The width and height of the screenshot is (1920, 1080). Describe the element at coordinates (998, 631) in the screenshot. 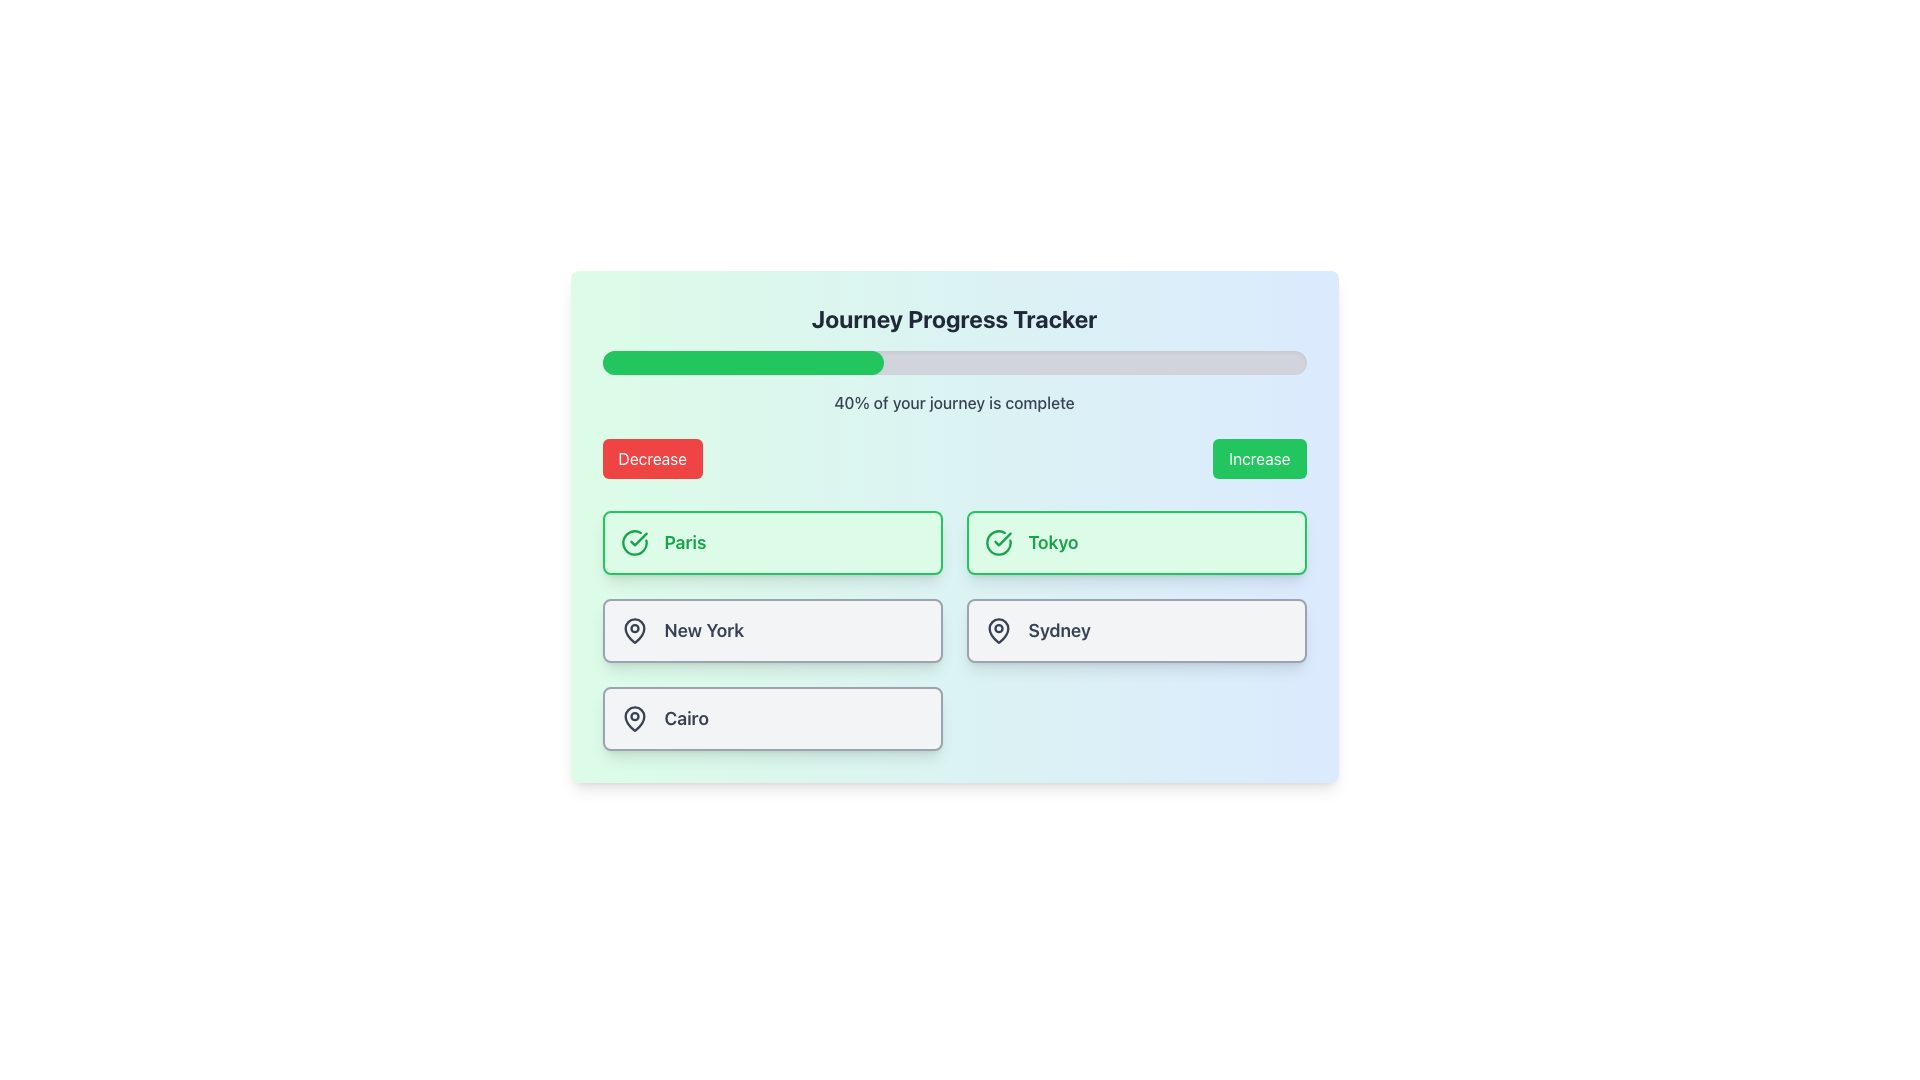

I see `the map pin icon indicating the location for 'Sydney' in the fourth item of the location list` at that location.